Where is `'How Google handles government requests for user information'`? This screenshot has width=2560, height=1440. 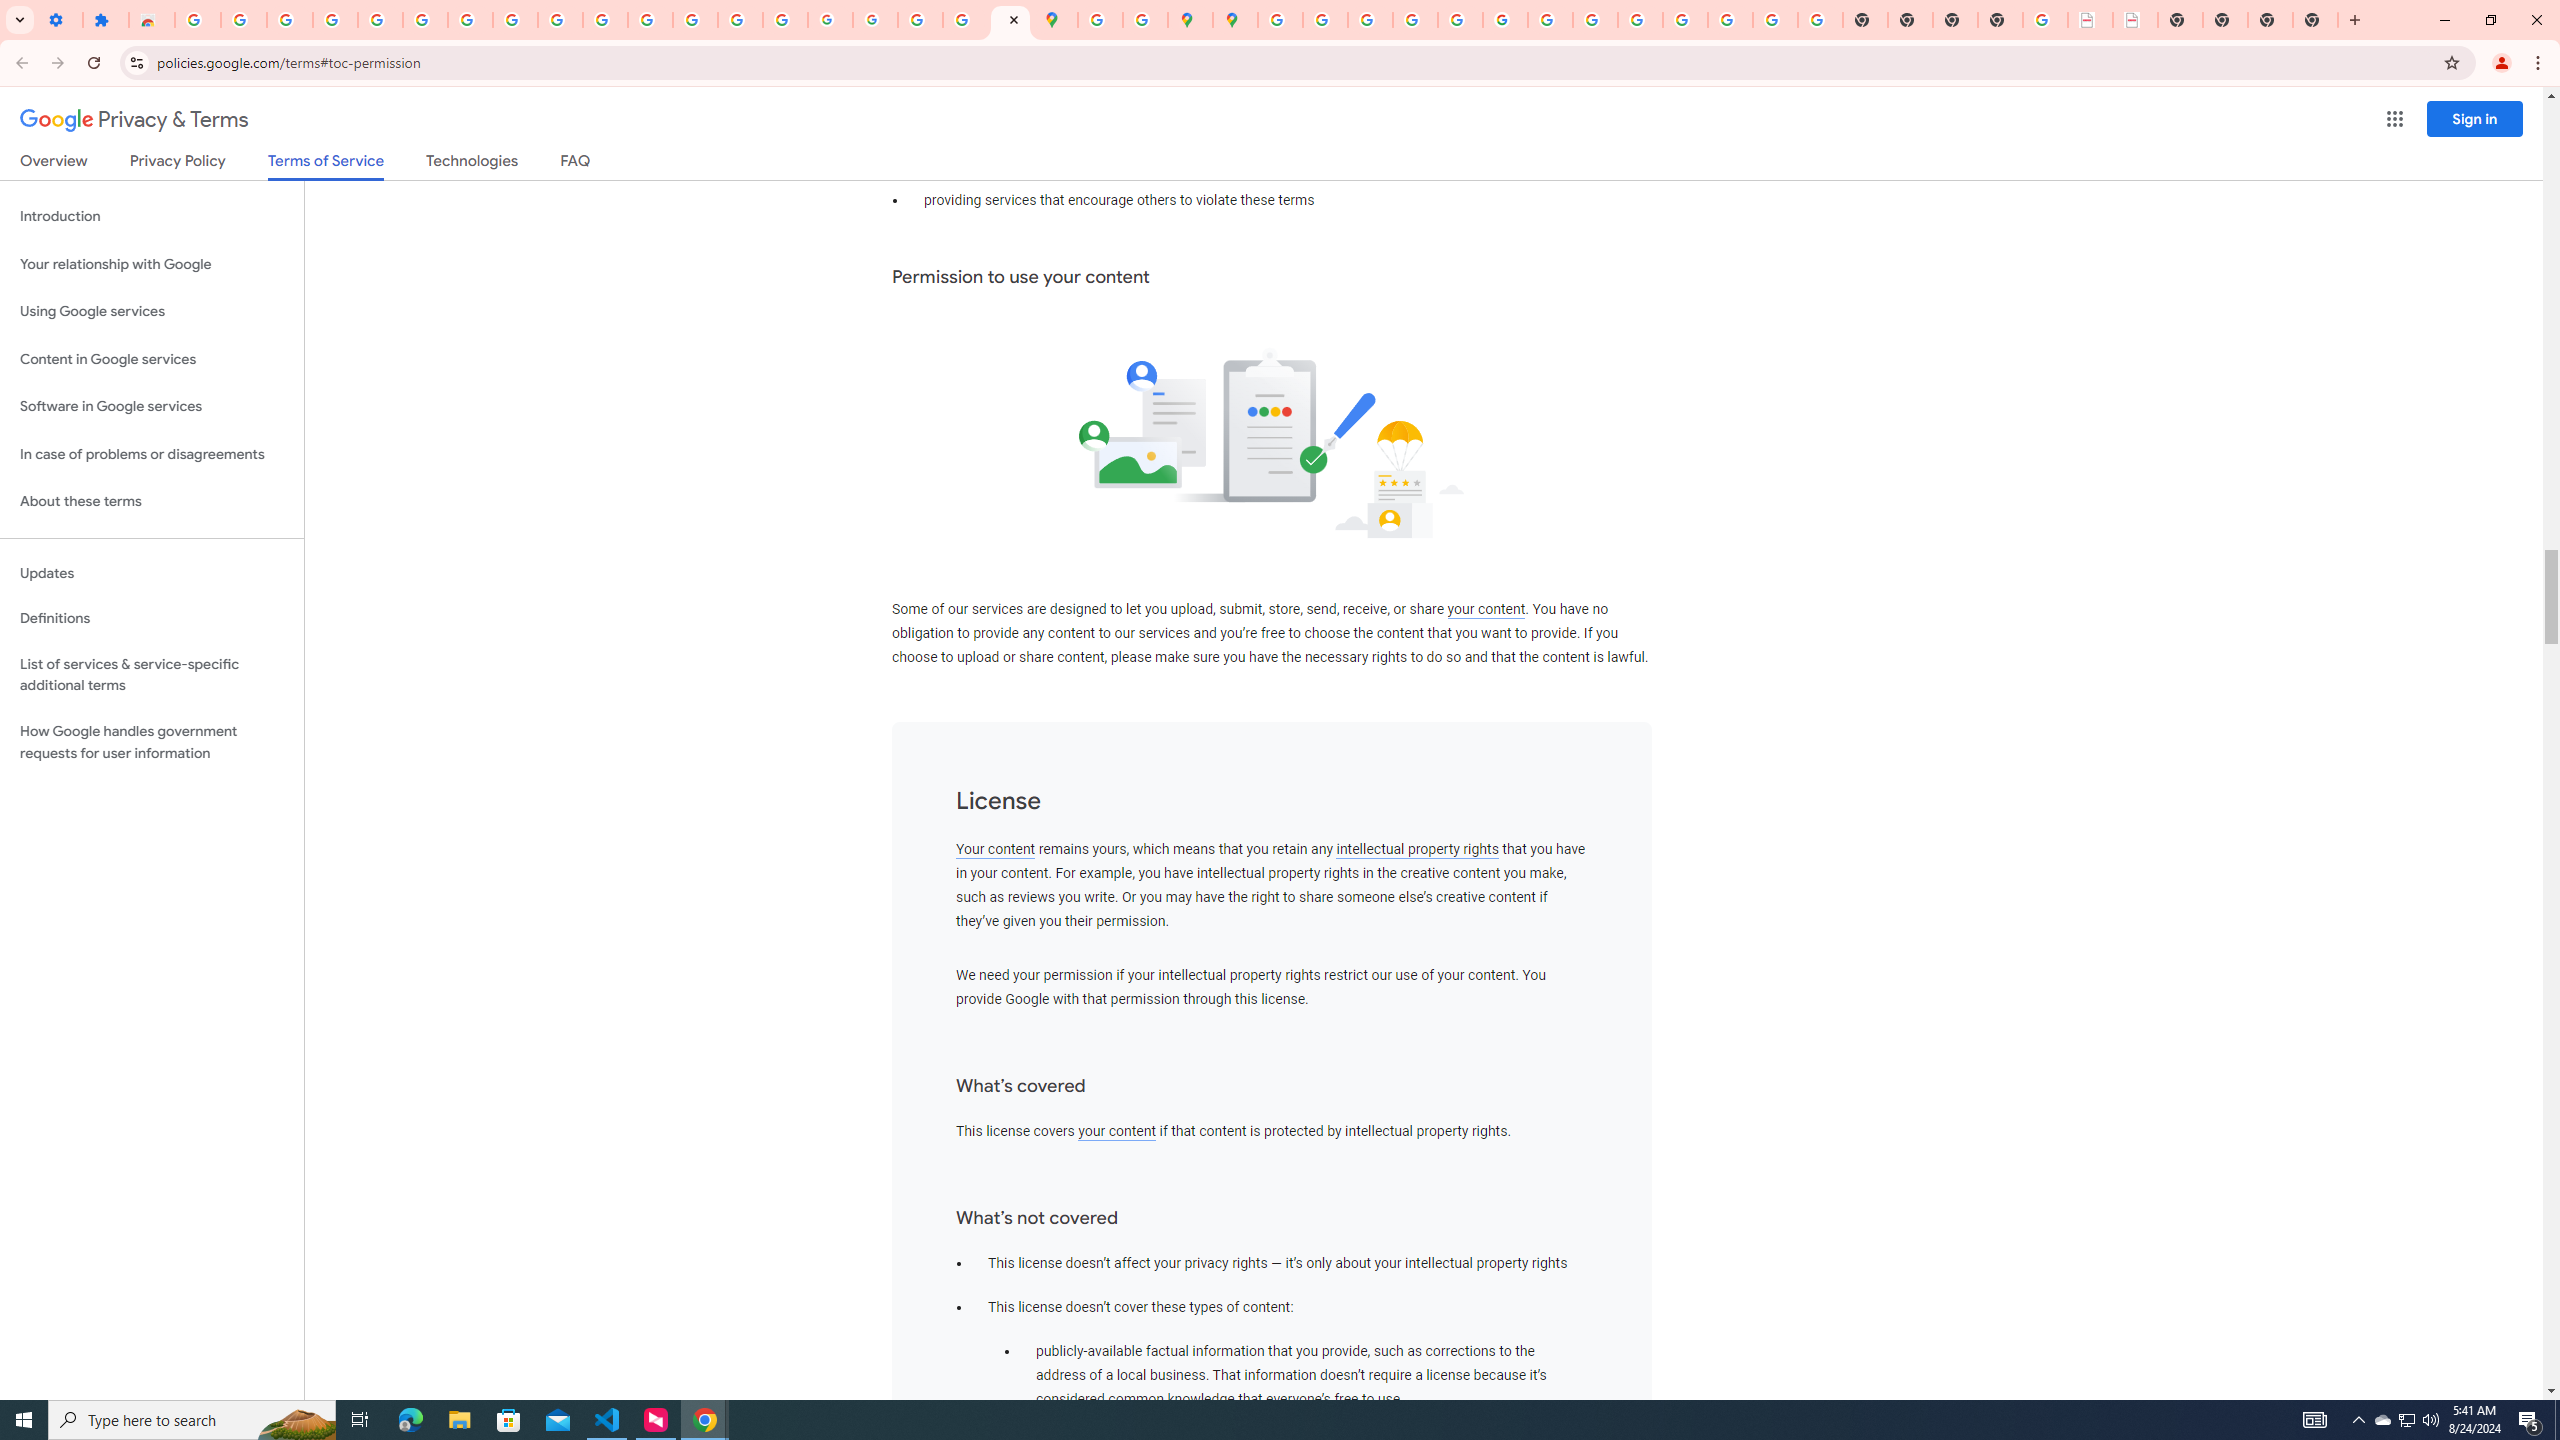
'How Google handles government requests for user information' is located at coordinates (151, 742).